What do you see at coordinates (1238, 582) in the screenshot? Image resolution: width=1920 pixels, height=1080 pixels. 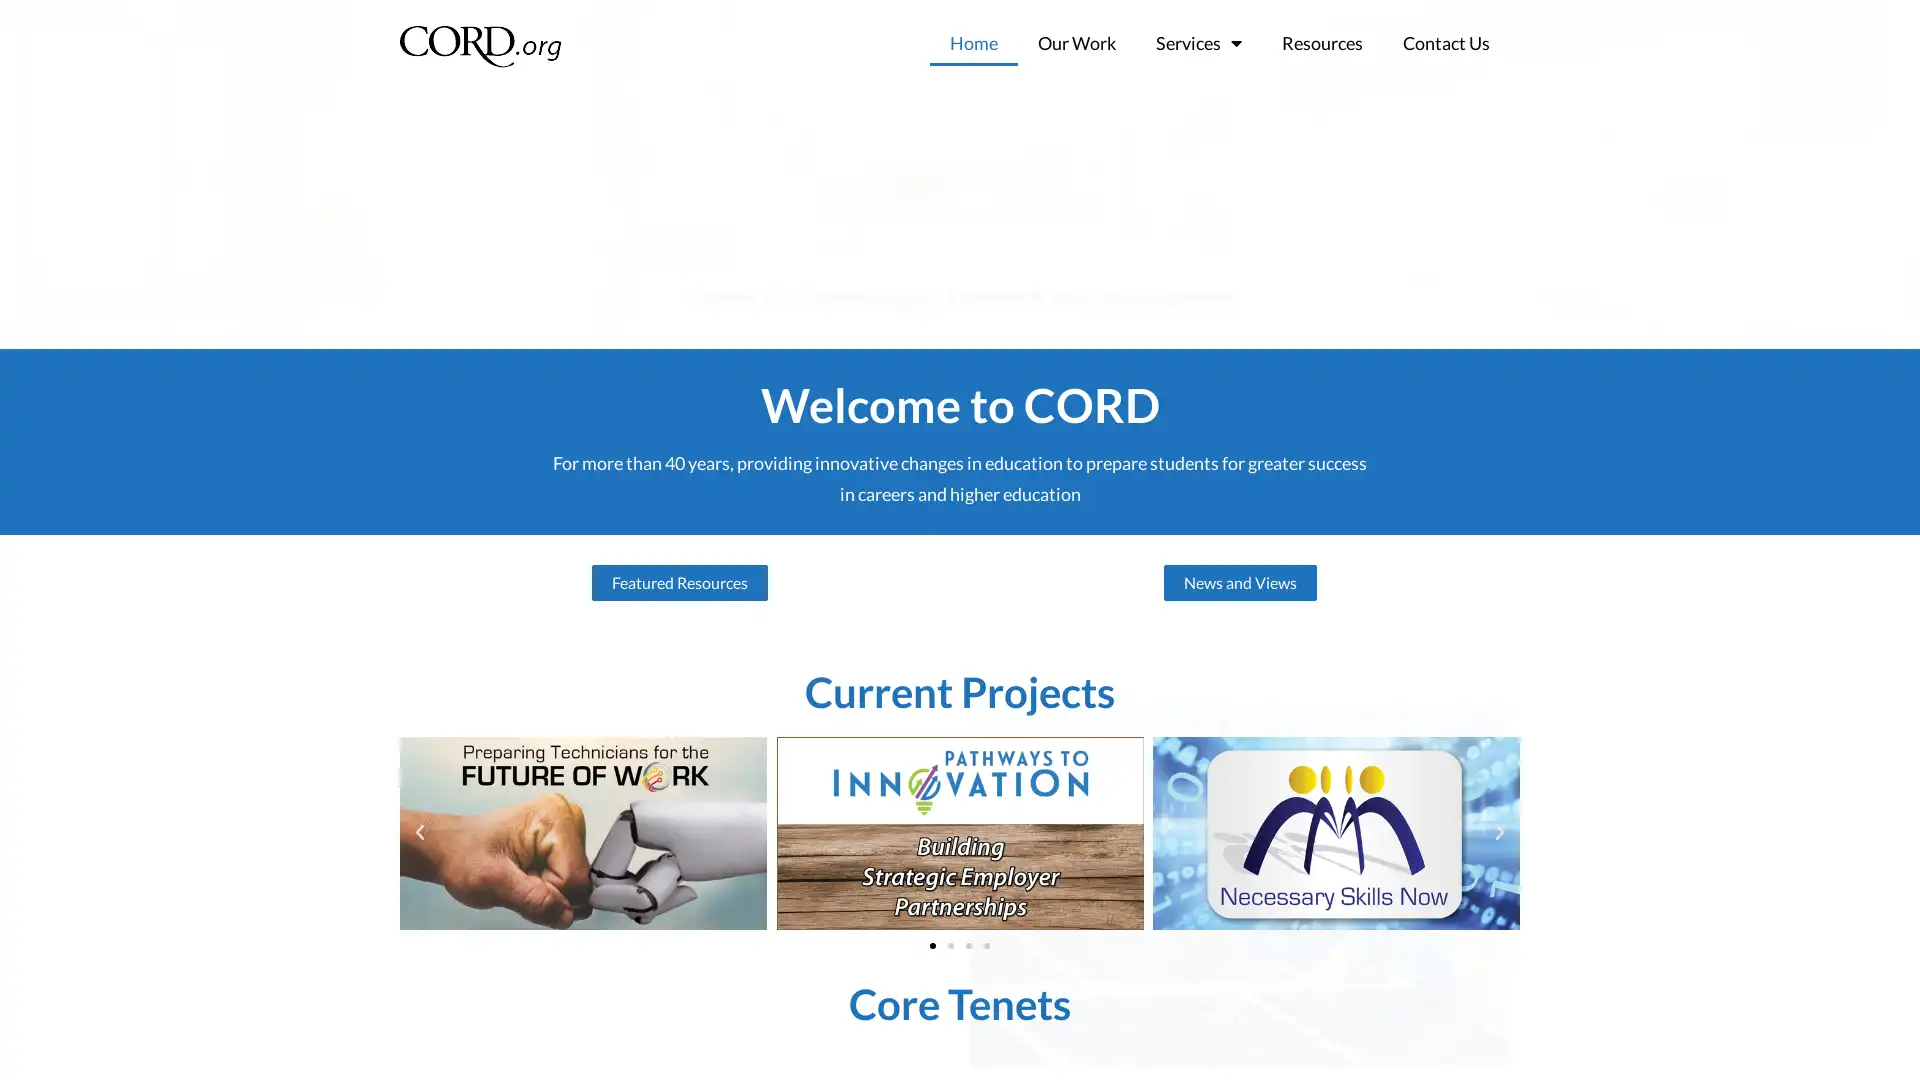 I see `News and Views` at bounding box center [1238, 582].